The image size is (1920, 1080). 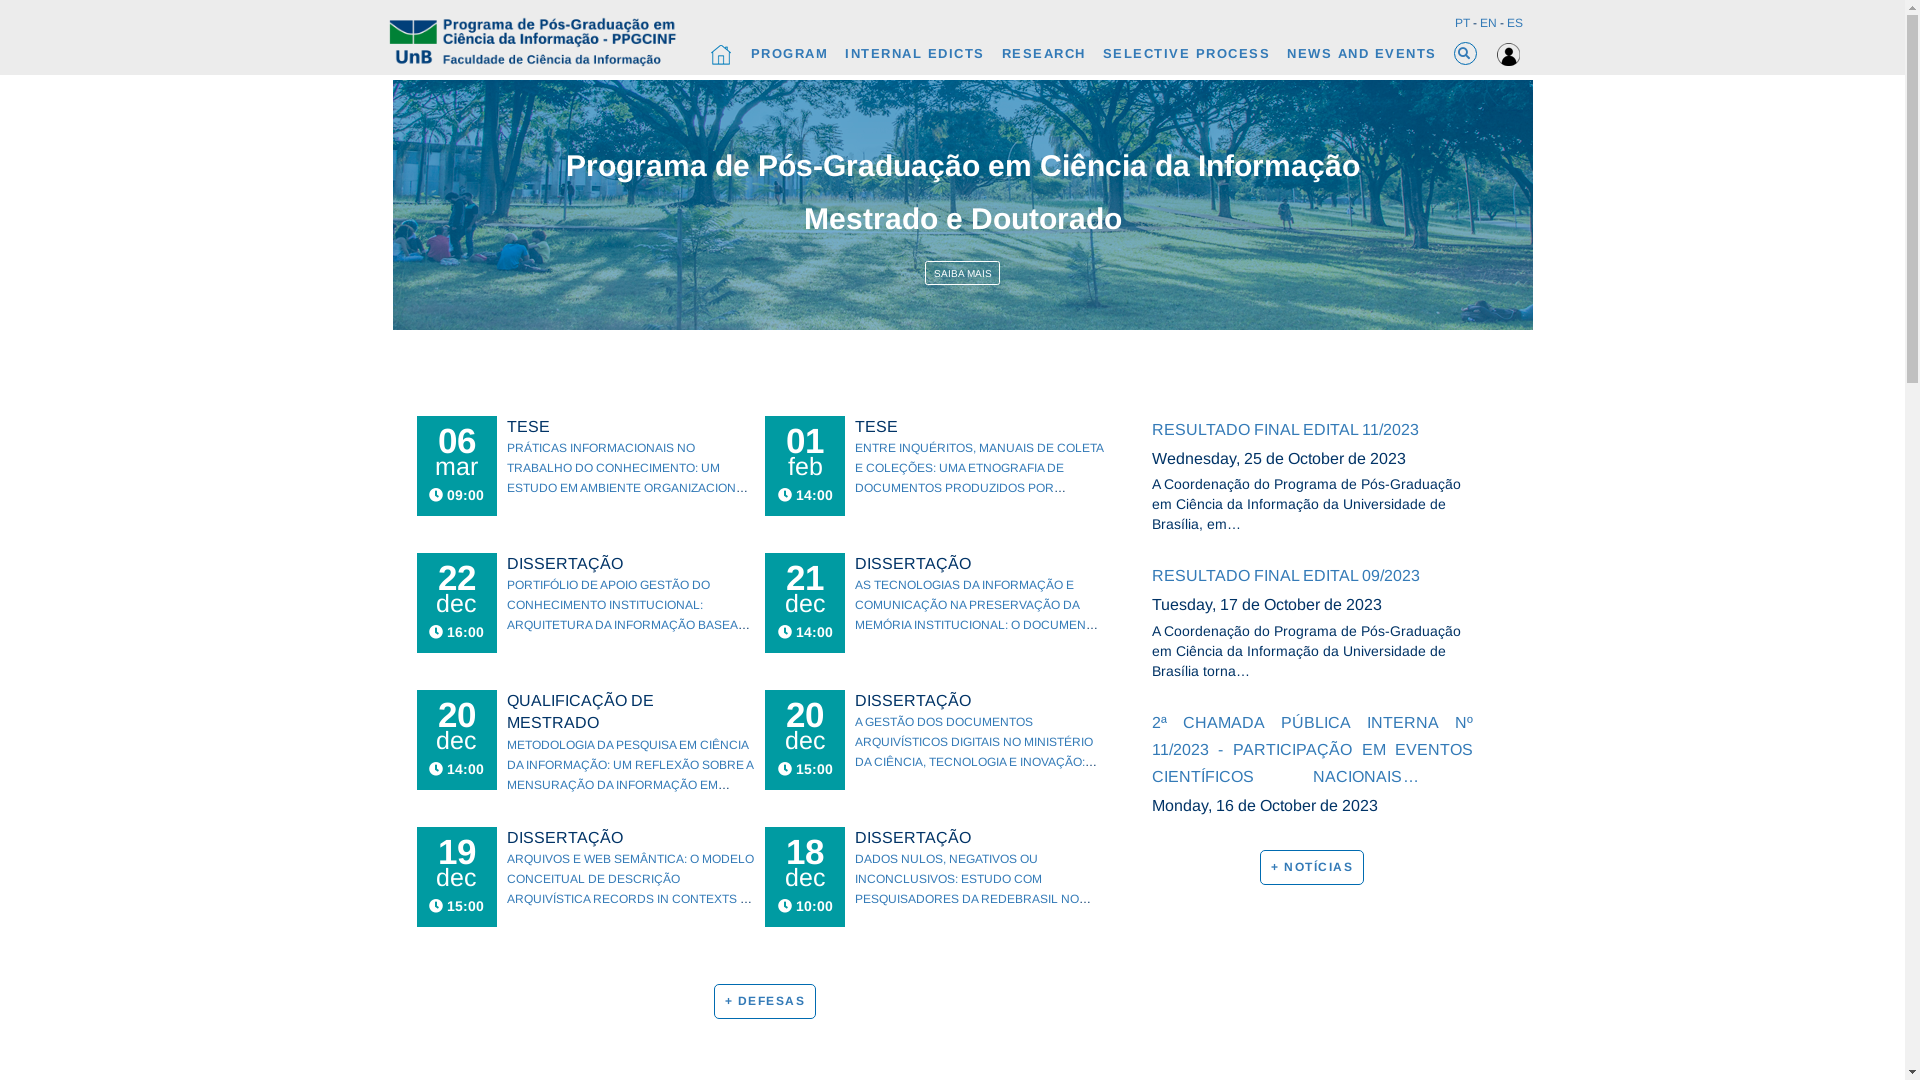 What do you see at coordinates (787, 52) in the screenshot?
I see `'PROGRAM'` at bounding box center [787, 52].